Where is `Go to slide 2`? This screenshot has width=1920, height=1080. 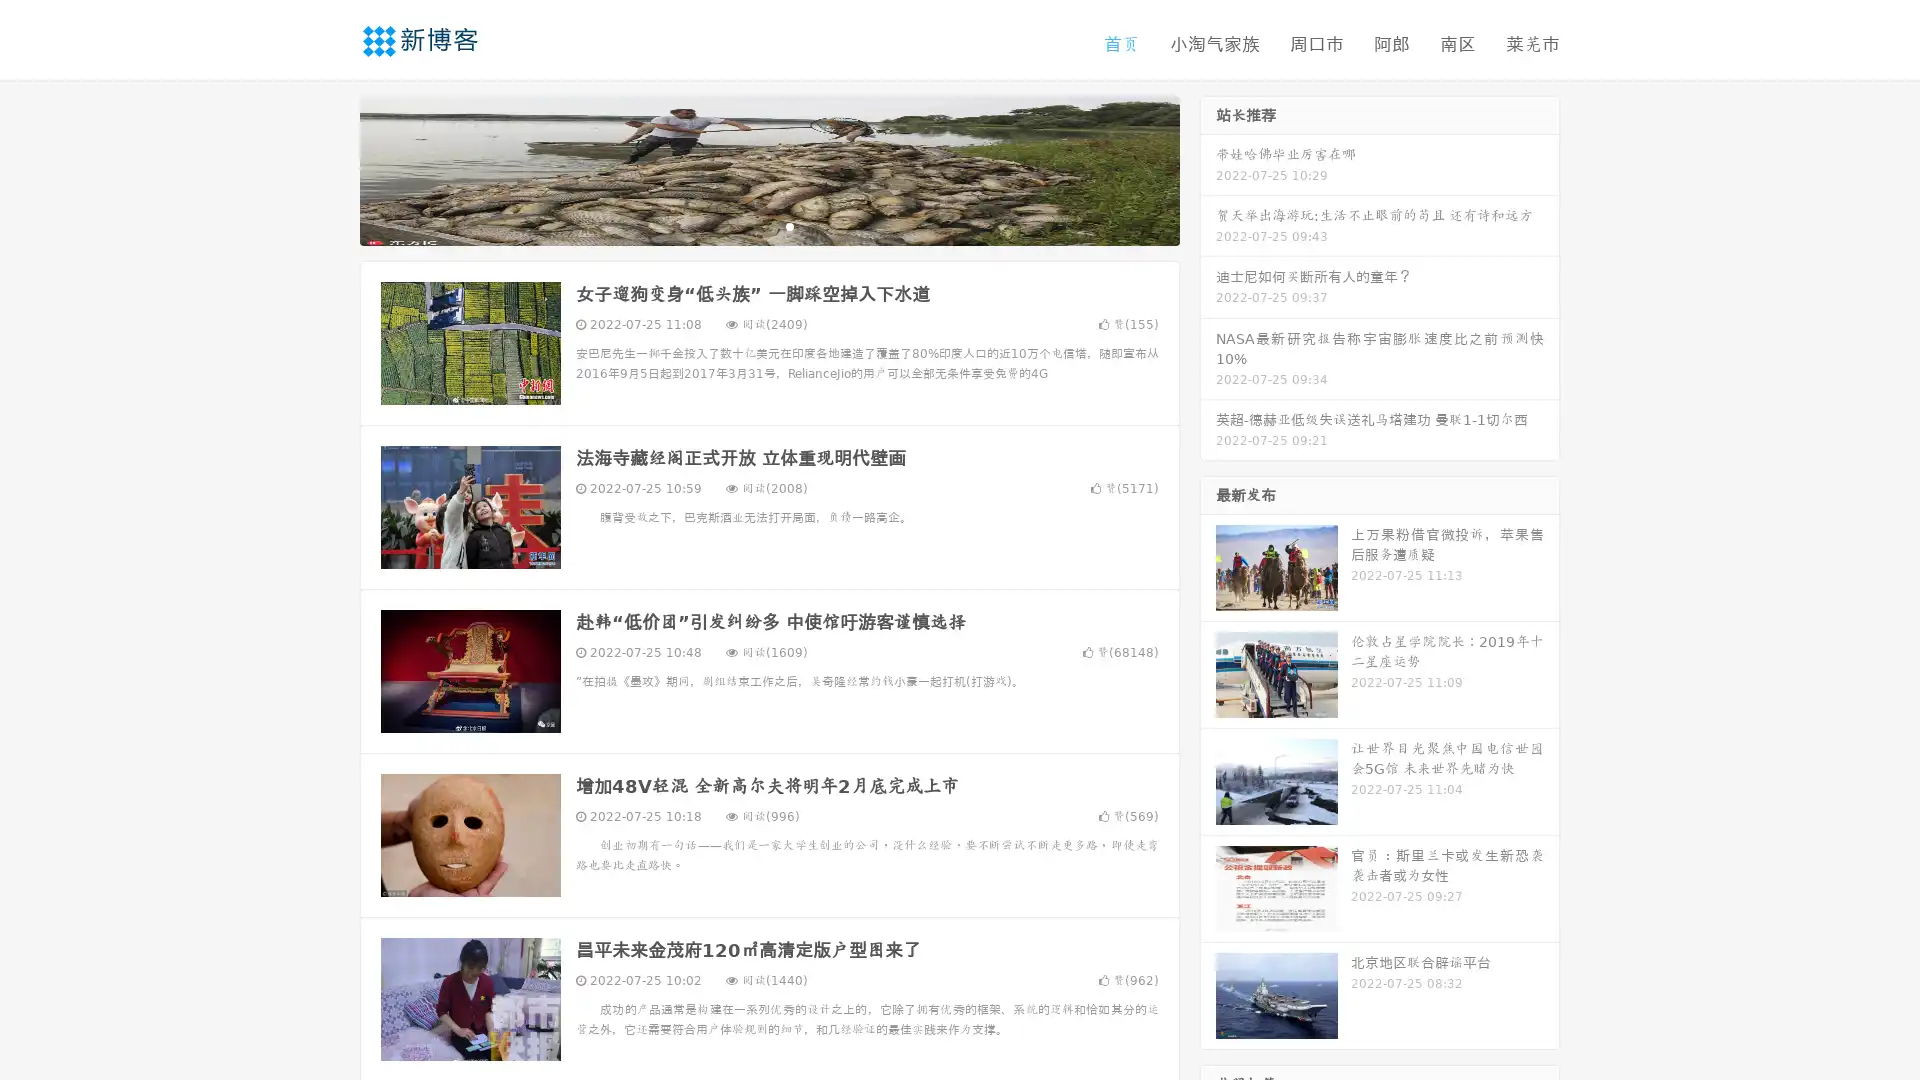 Go to slide 2 is located at coordinates (768, 225).